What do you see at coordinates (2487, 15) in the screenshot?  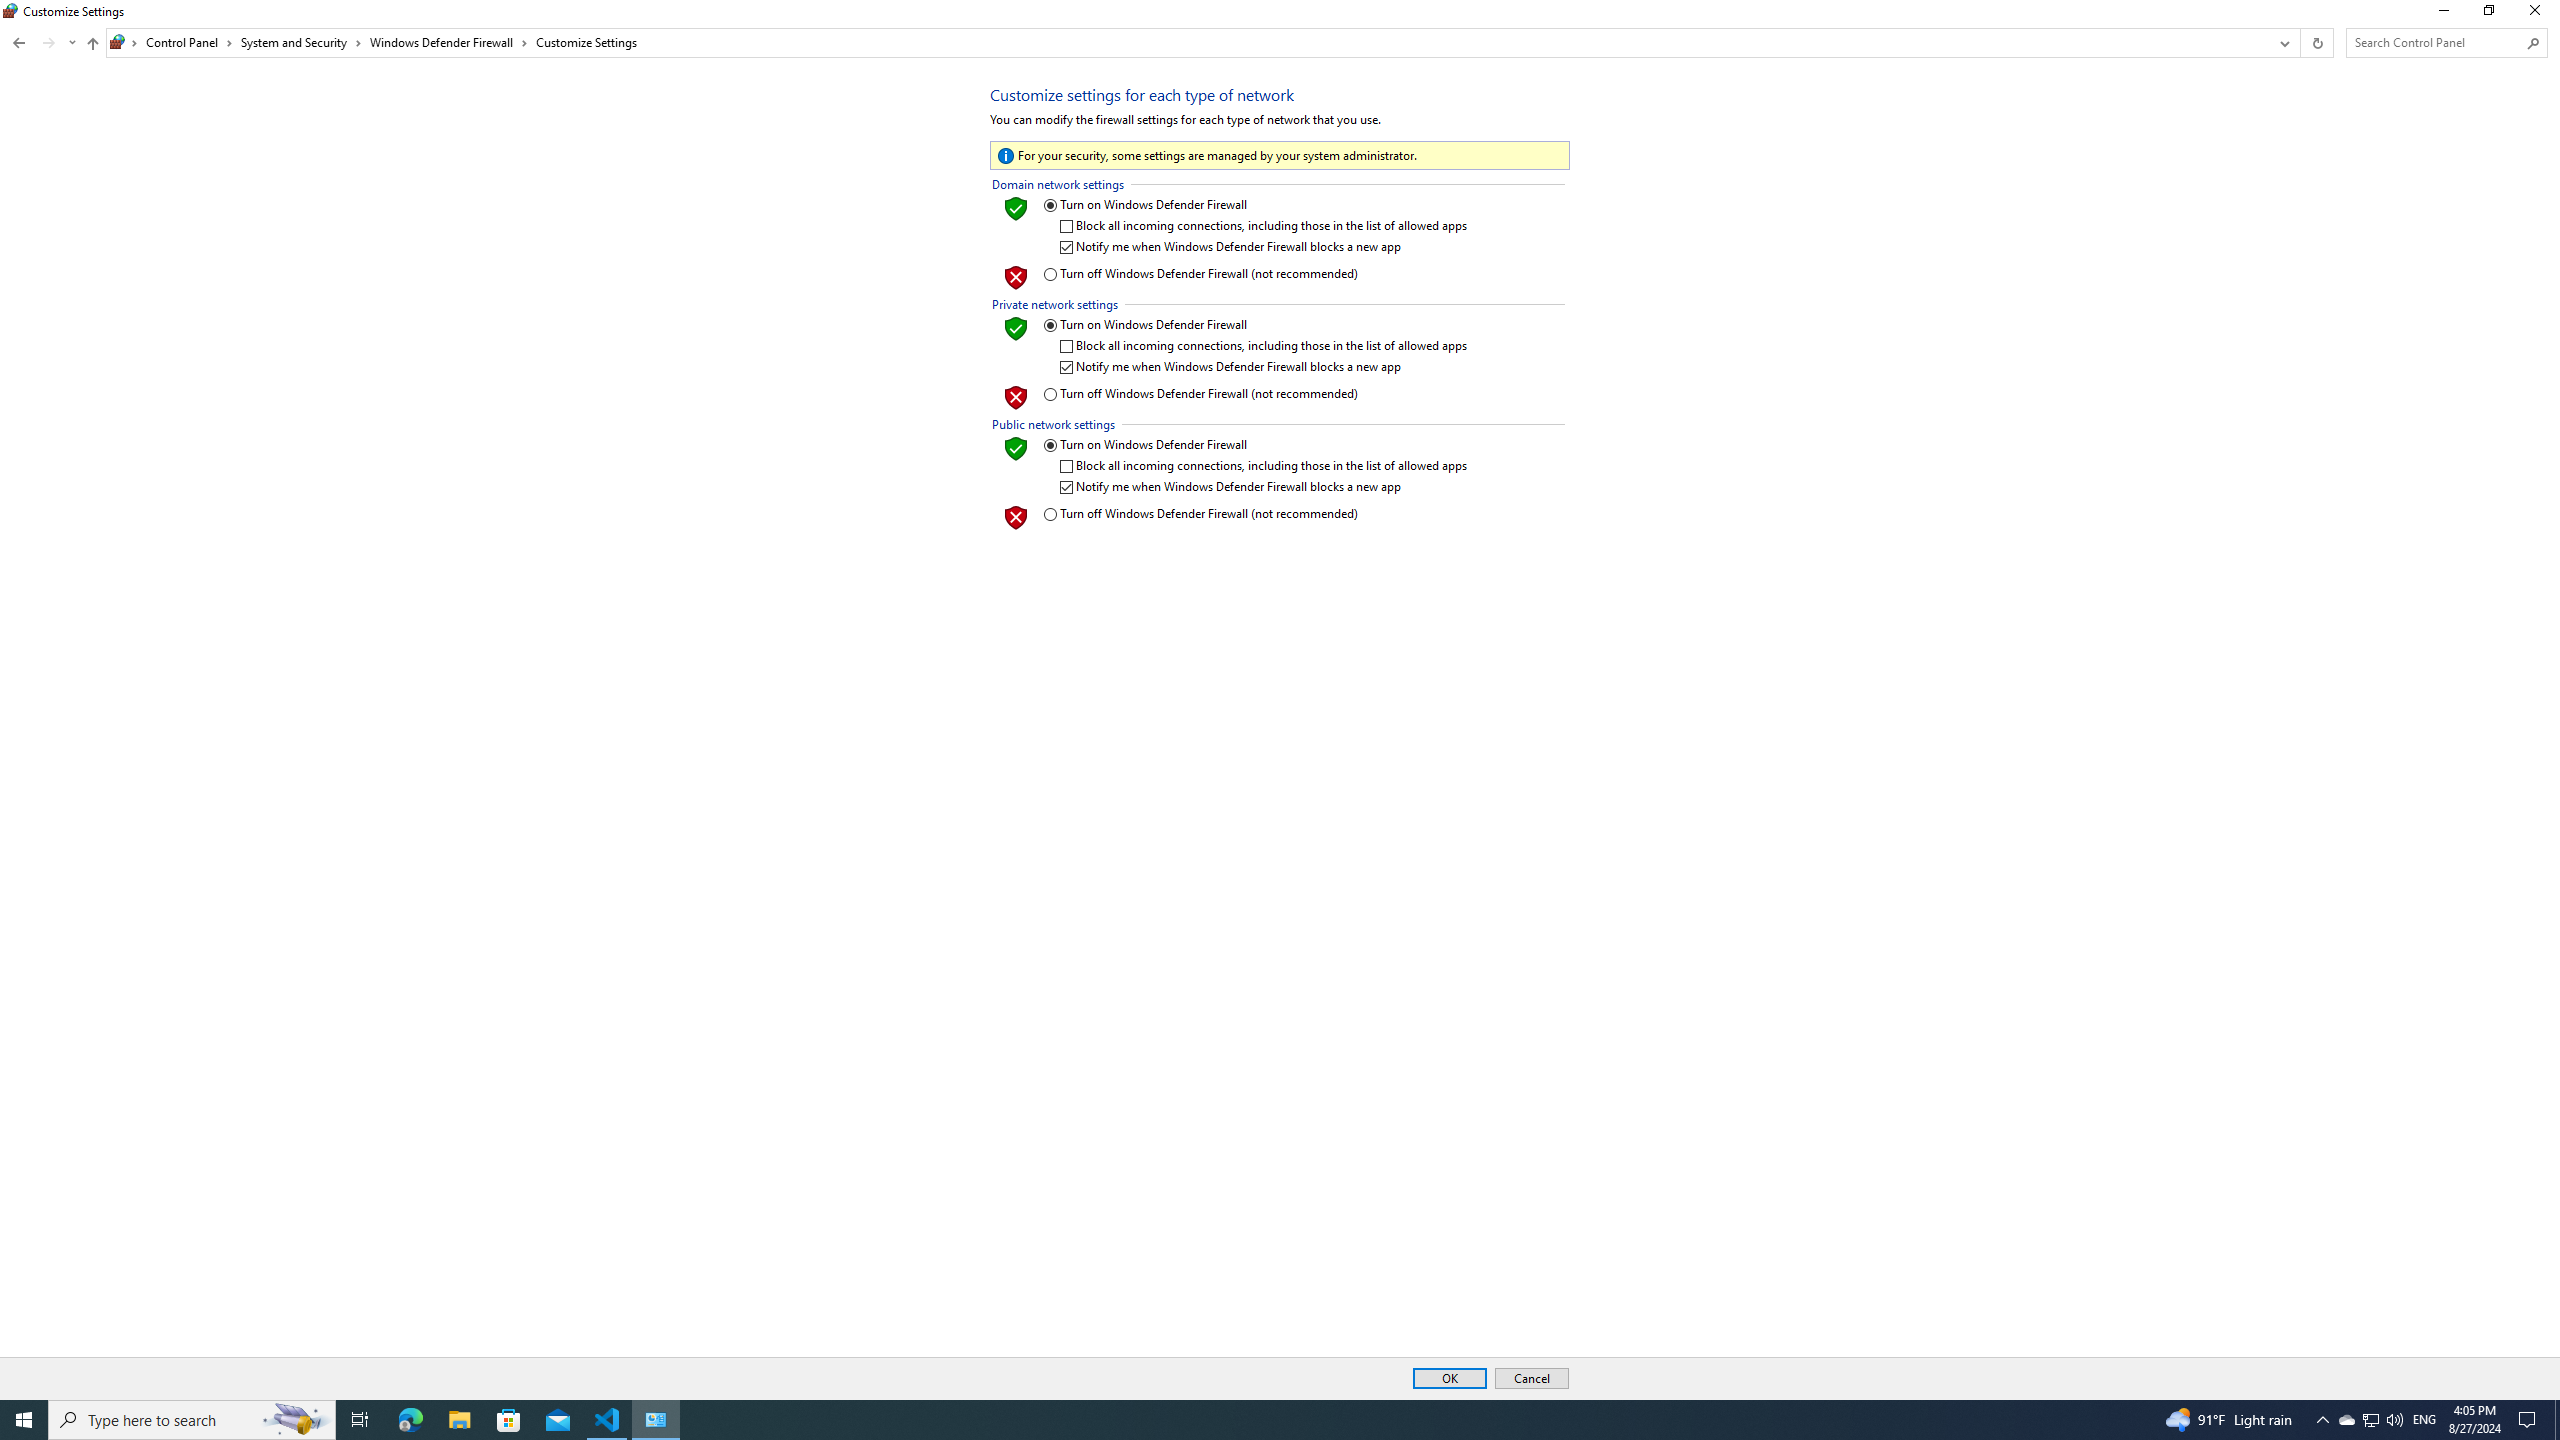 I see `'Restore'` at bounding box center [2487, 15].